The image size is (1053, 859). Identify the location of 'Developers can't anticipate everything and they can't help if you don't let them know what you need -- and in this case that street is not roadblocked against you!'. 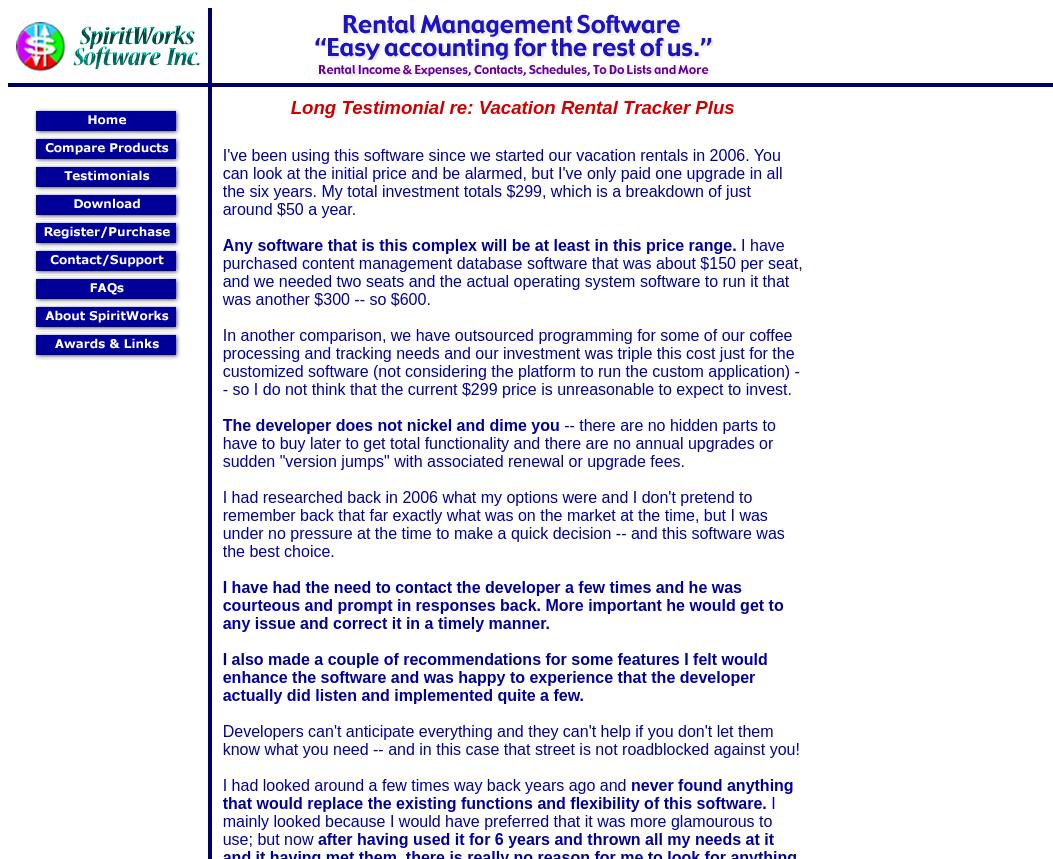
(510, 738).